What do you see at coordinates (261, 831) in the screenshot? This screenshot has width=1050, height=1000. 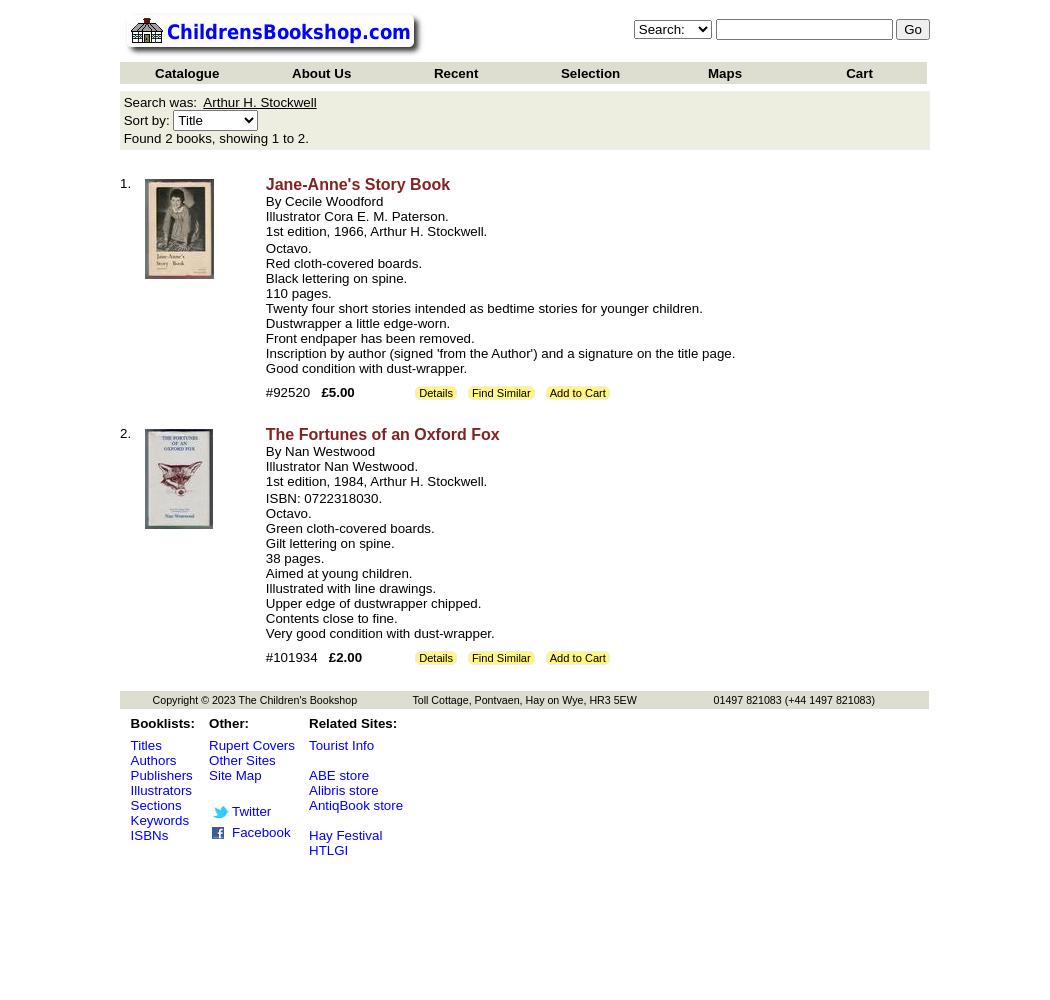 I see `'Facebook'` at bounding box center [261, 831].